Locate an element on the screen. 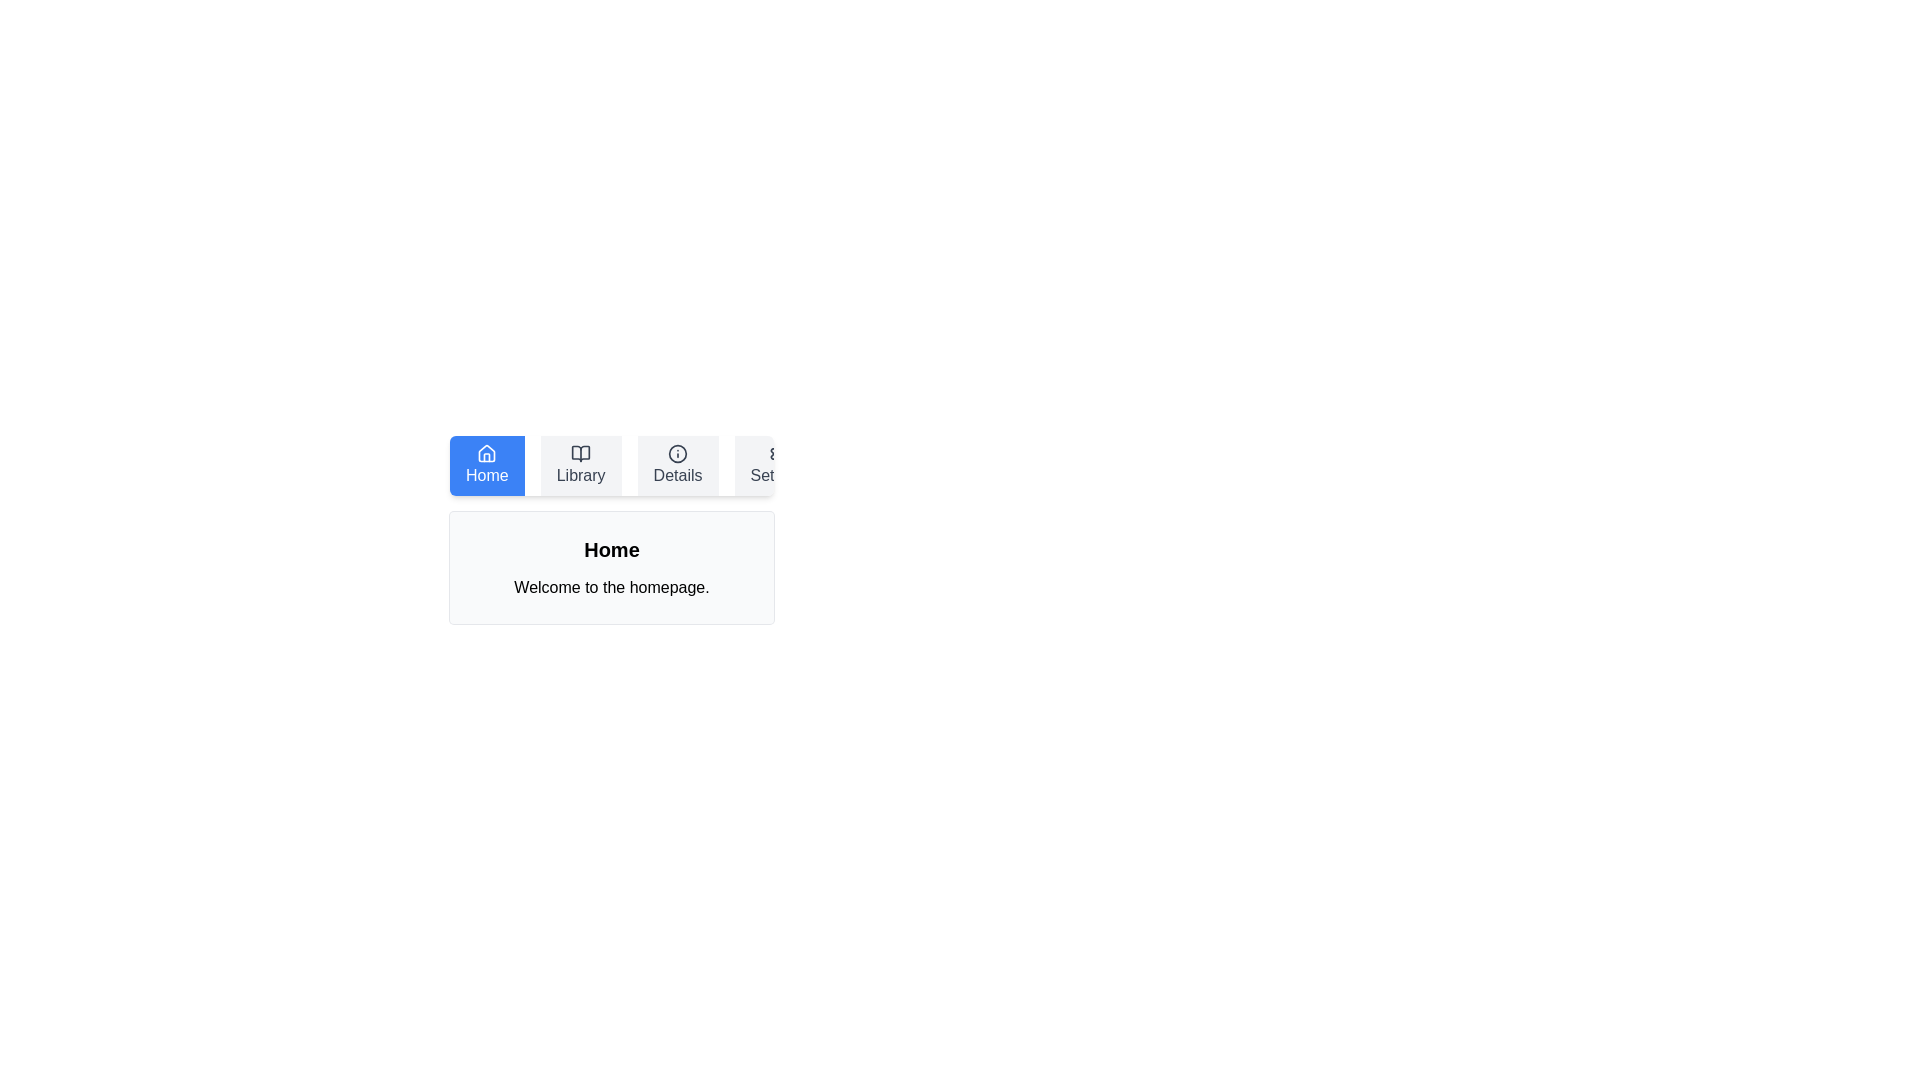  the button labeled Details to observe its hover effect is located at coordinates (678, 466).